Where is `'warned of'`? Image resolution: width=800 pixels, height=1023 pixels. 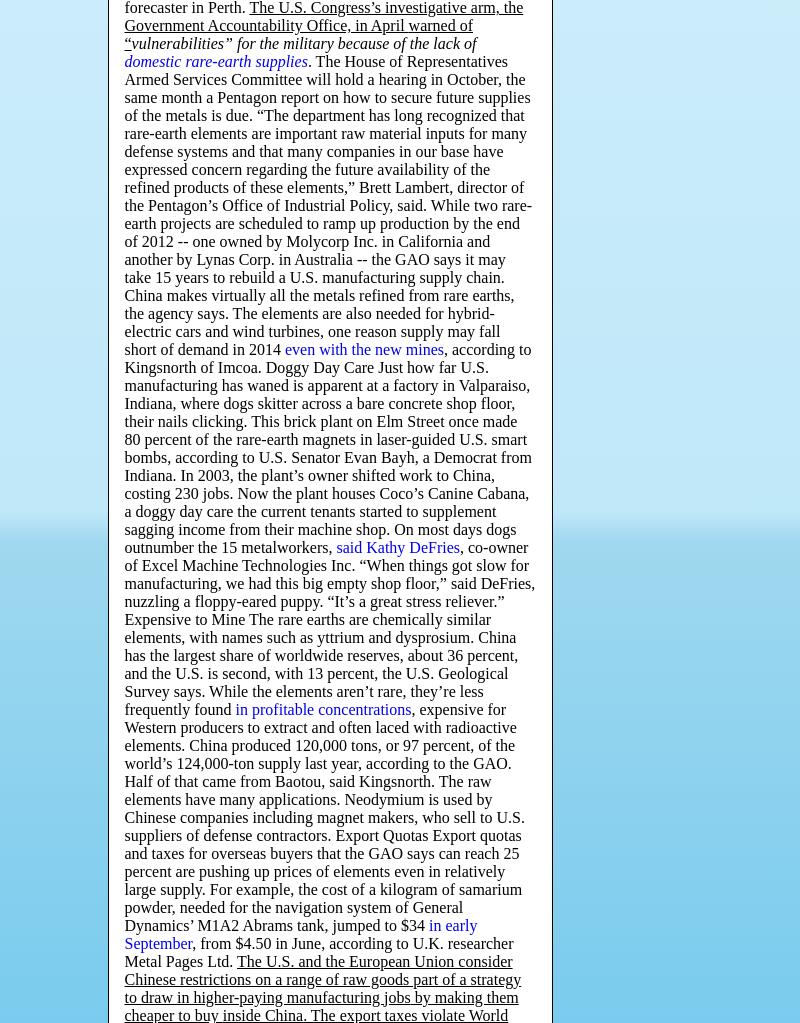 'warned of' is located at coordinates (439, 25).